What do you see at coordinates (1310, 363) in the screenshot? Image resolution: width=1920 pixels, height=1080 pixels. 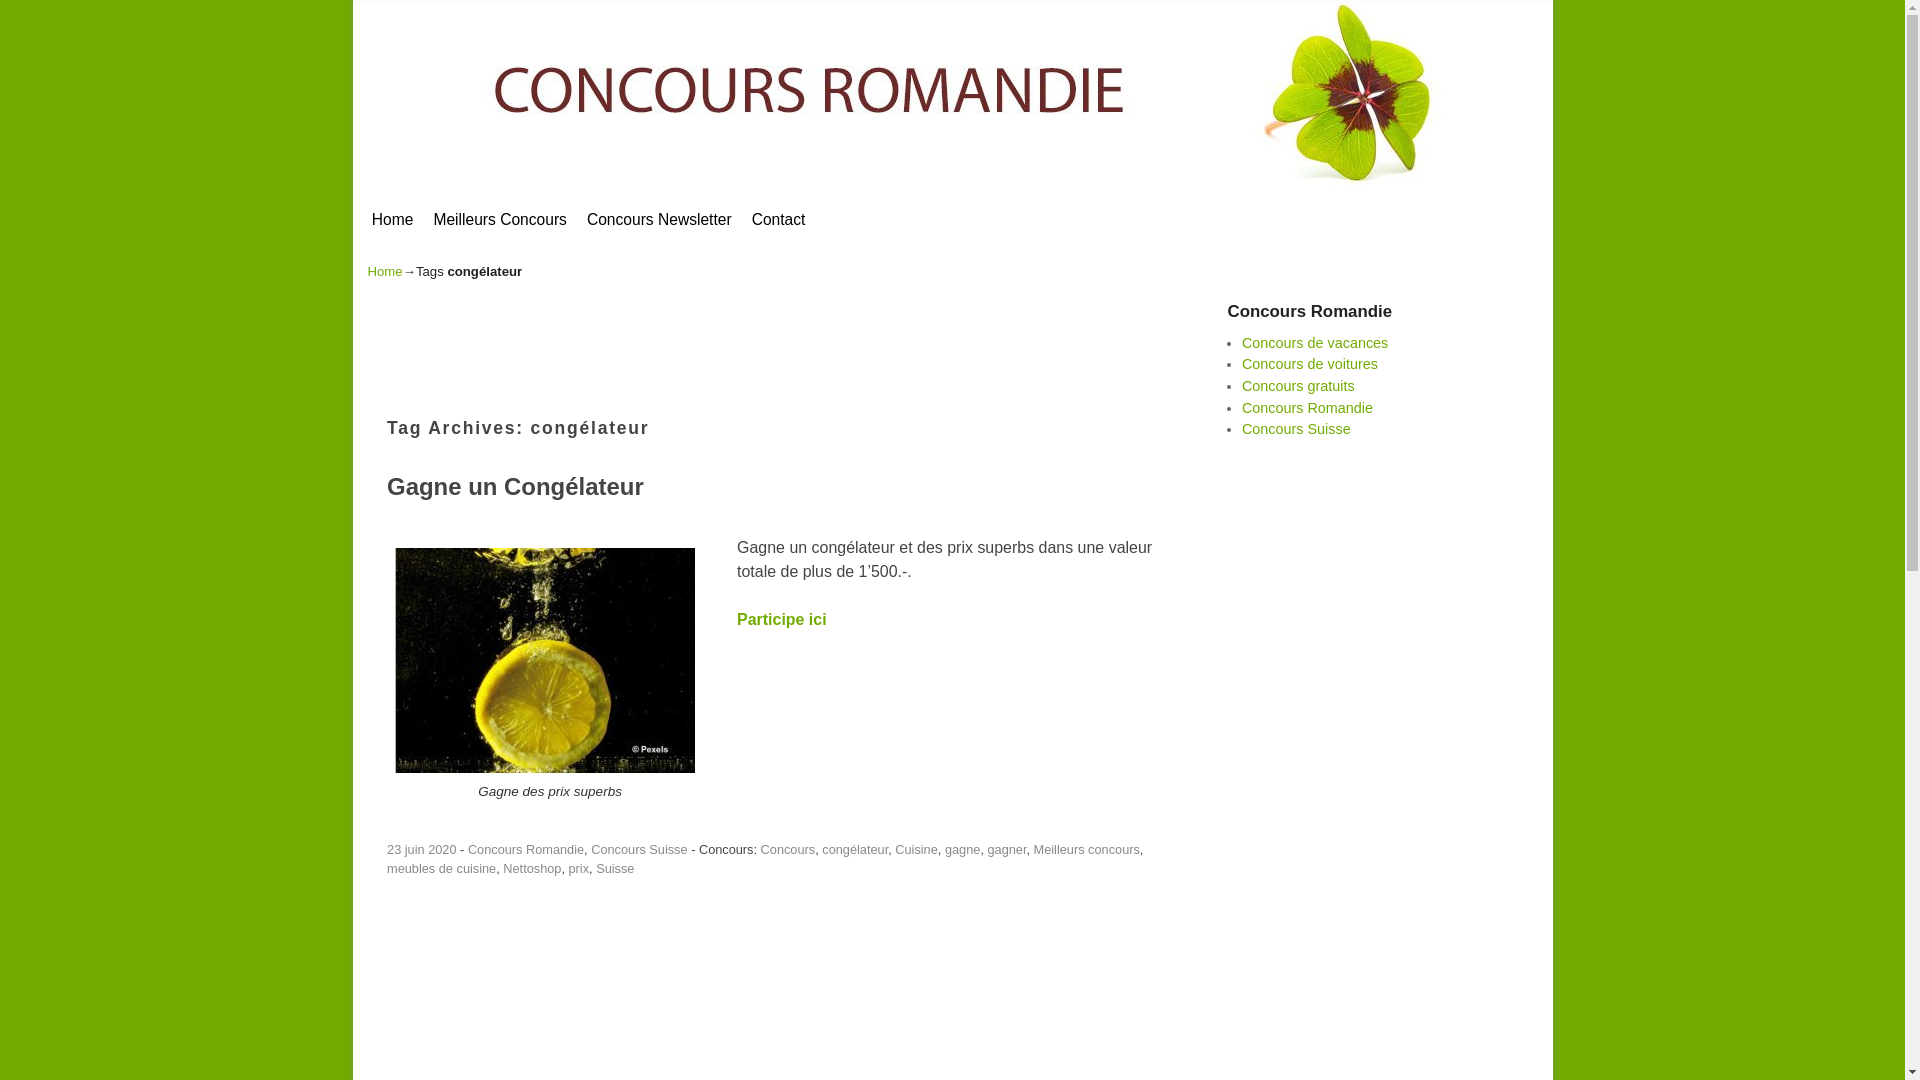 I see `'Concours de voitures'` at bounding box center [1310, 363].